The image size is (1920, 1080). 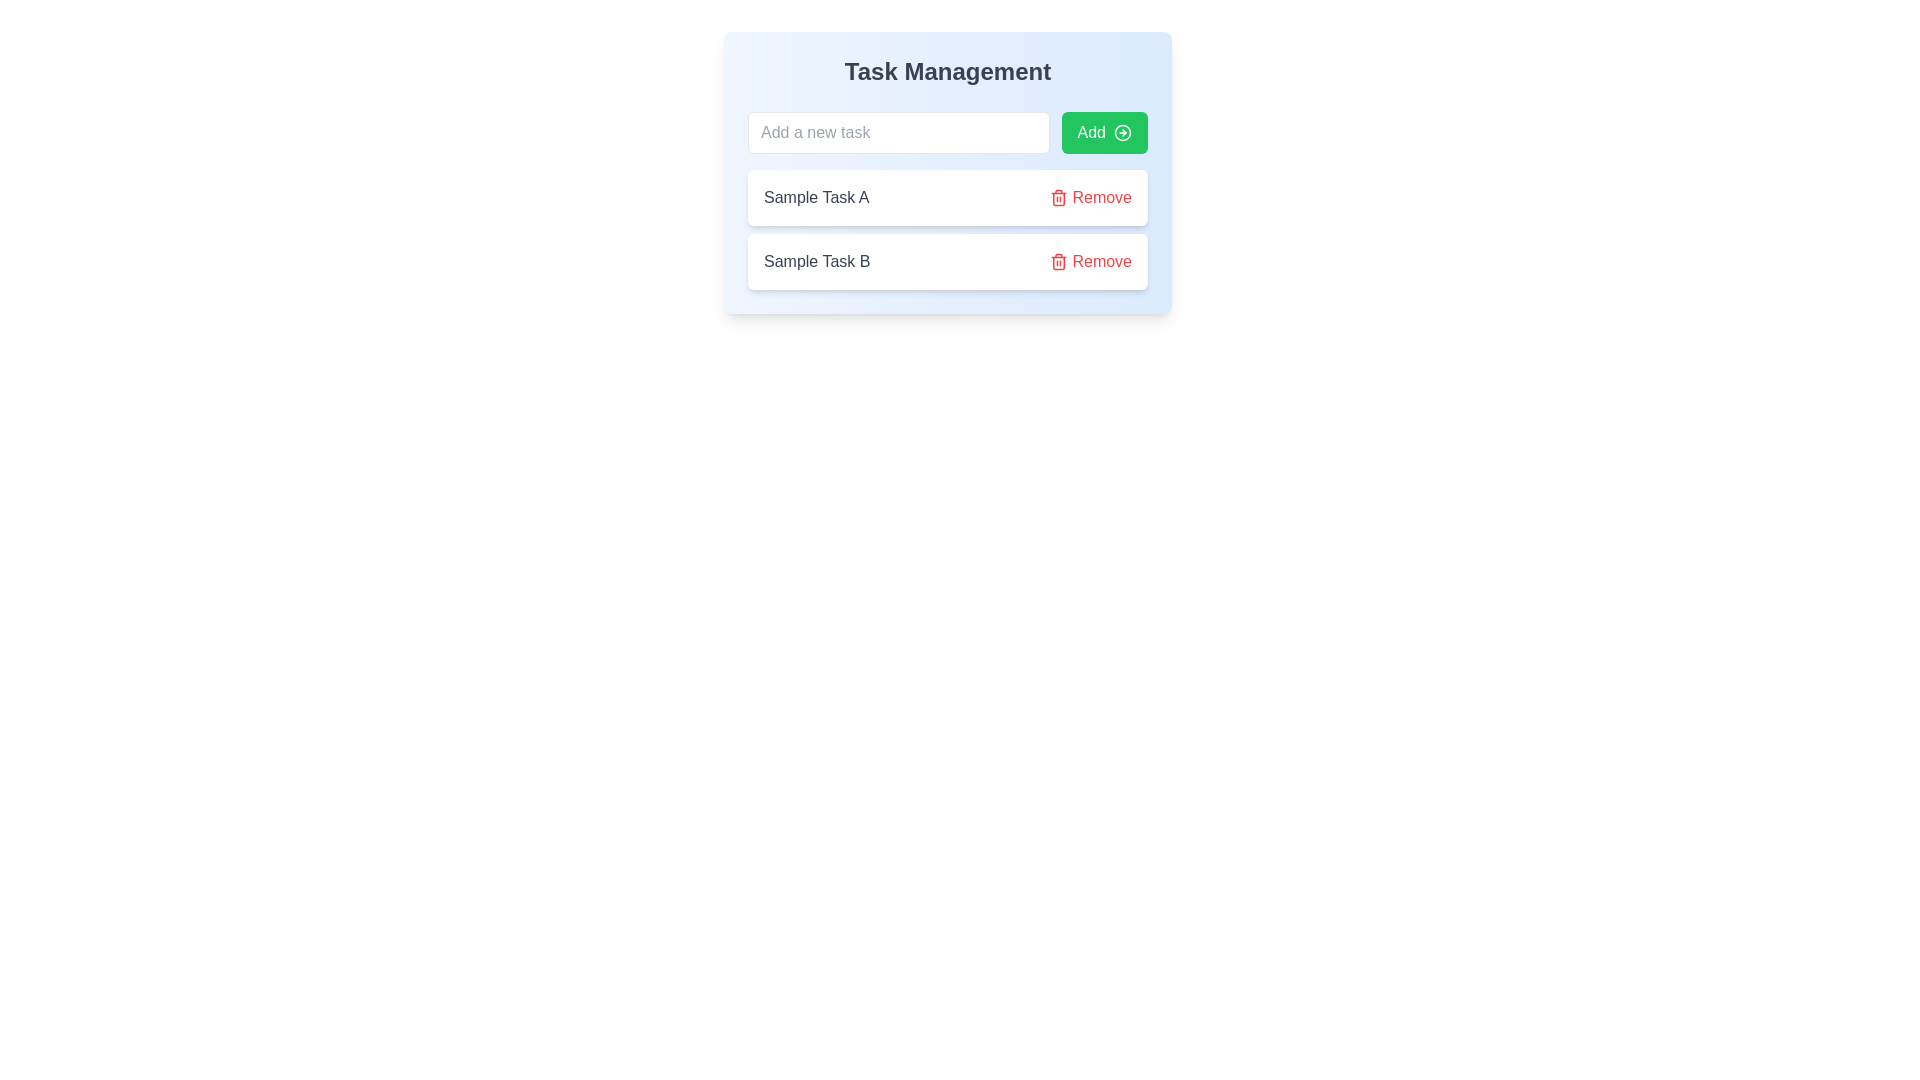 What do you see at coordinates (1058, 197) in the screenshot?
I see `the red trash can icon located to the left of the 'Remove' text in the task management list for visual feedback` at bounding box center [1058, 197].